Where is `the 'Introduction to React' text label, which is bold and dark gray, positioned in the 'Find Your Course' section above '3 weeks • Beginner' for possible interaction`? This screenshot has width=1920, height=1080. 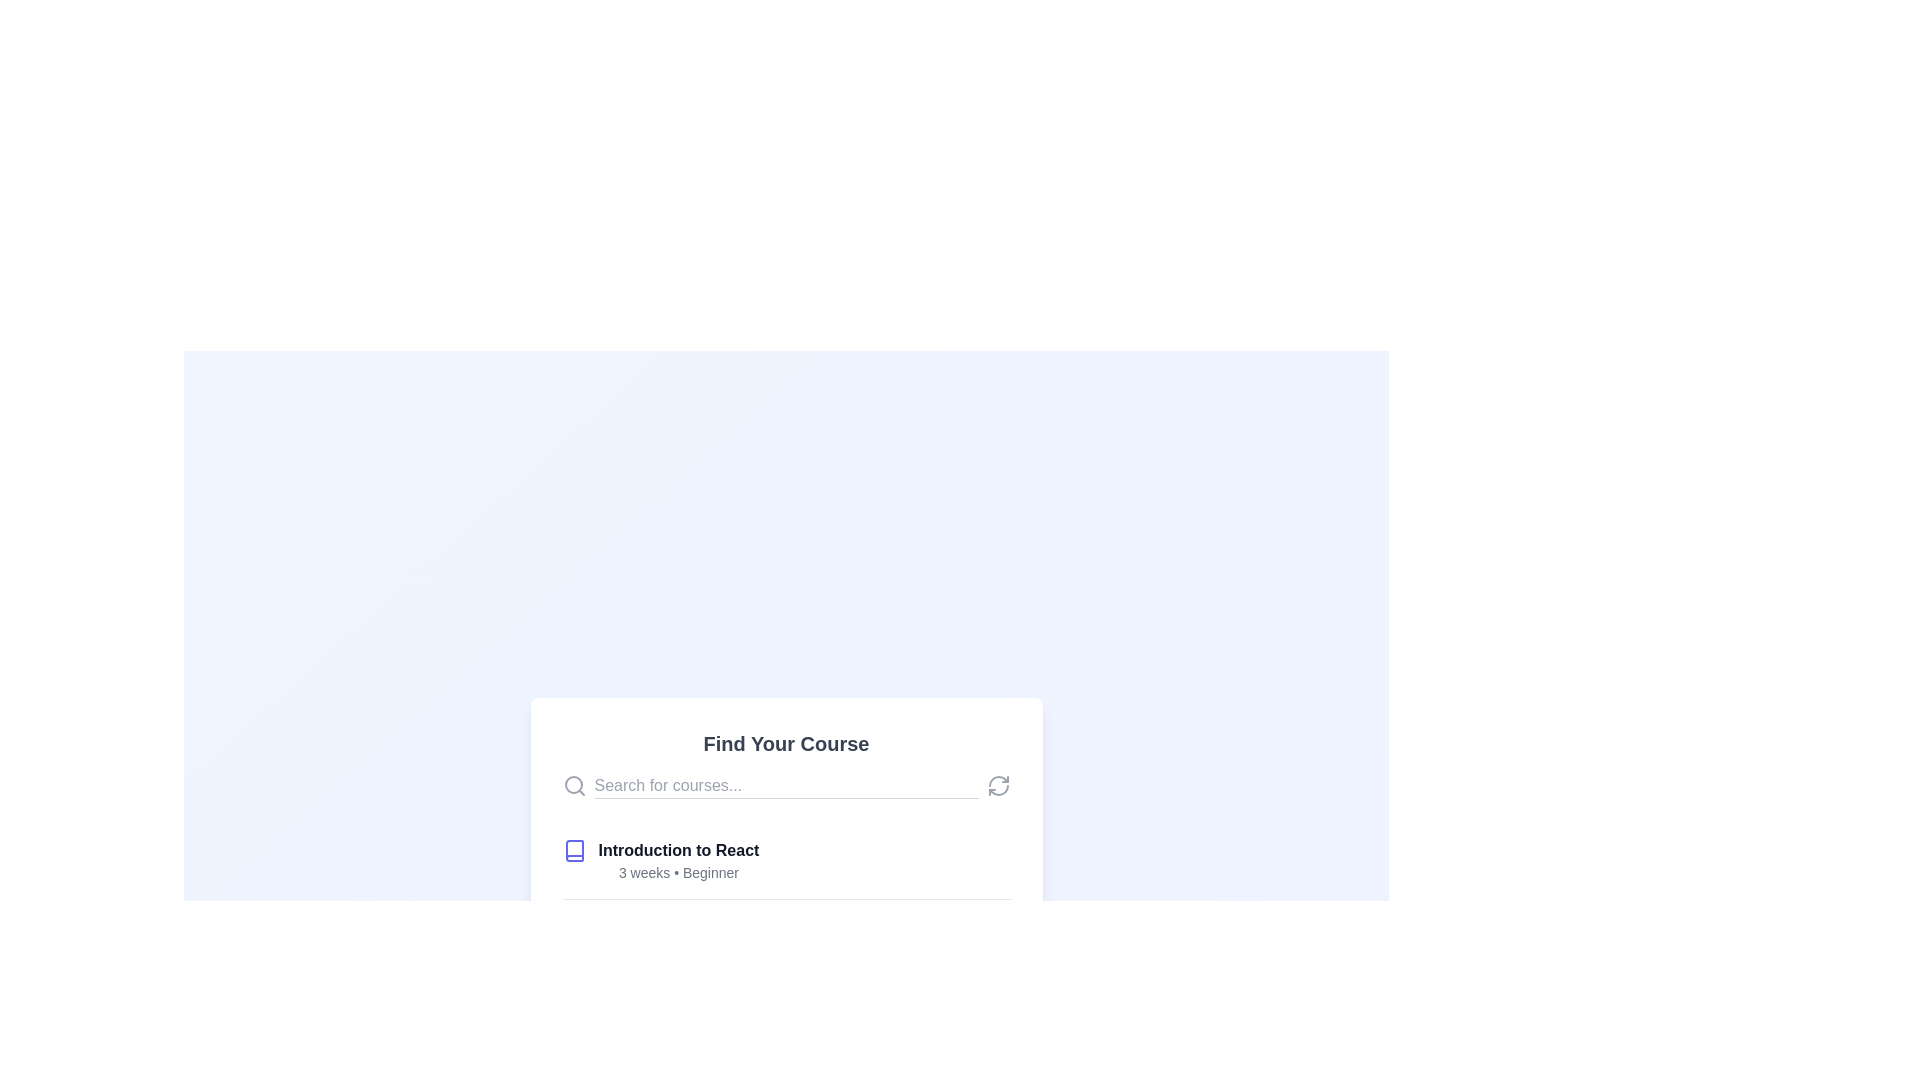 the 'Introduction to React' text label, which is bold and dark gray, positioned in the 'Find Your Course' section above '3 weeks • Beginner' for possible interaction is located at coordinates (678, 850).